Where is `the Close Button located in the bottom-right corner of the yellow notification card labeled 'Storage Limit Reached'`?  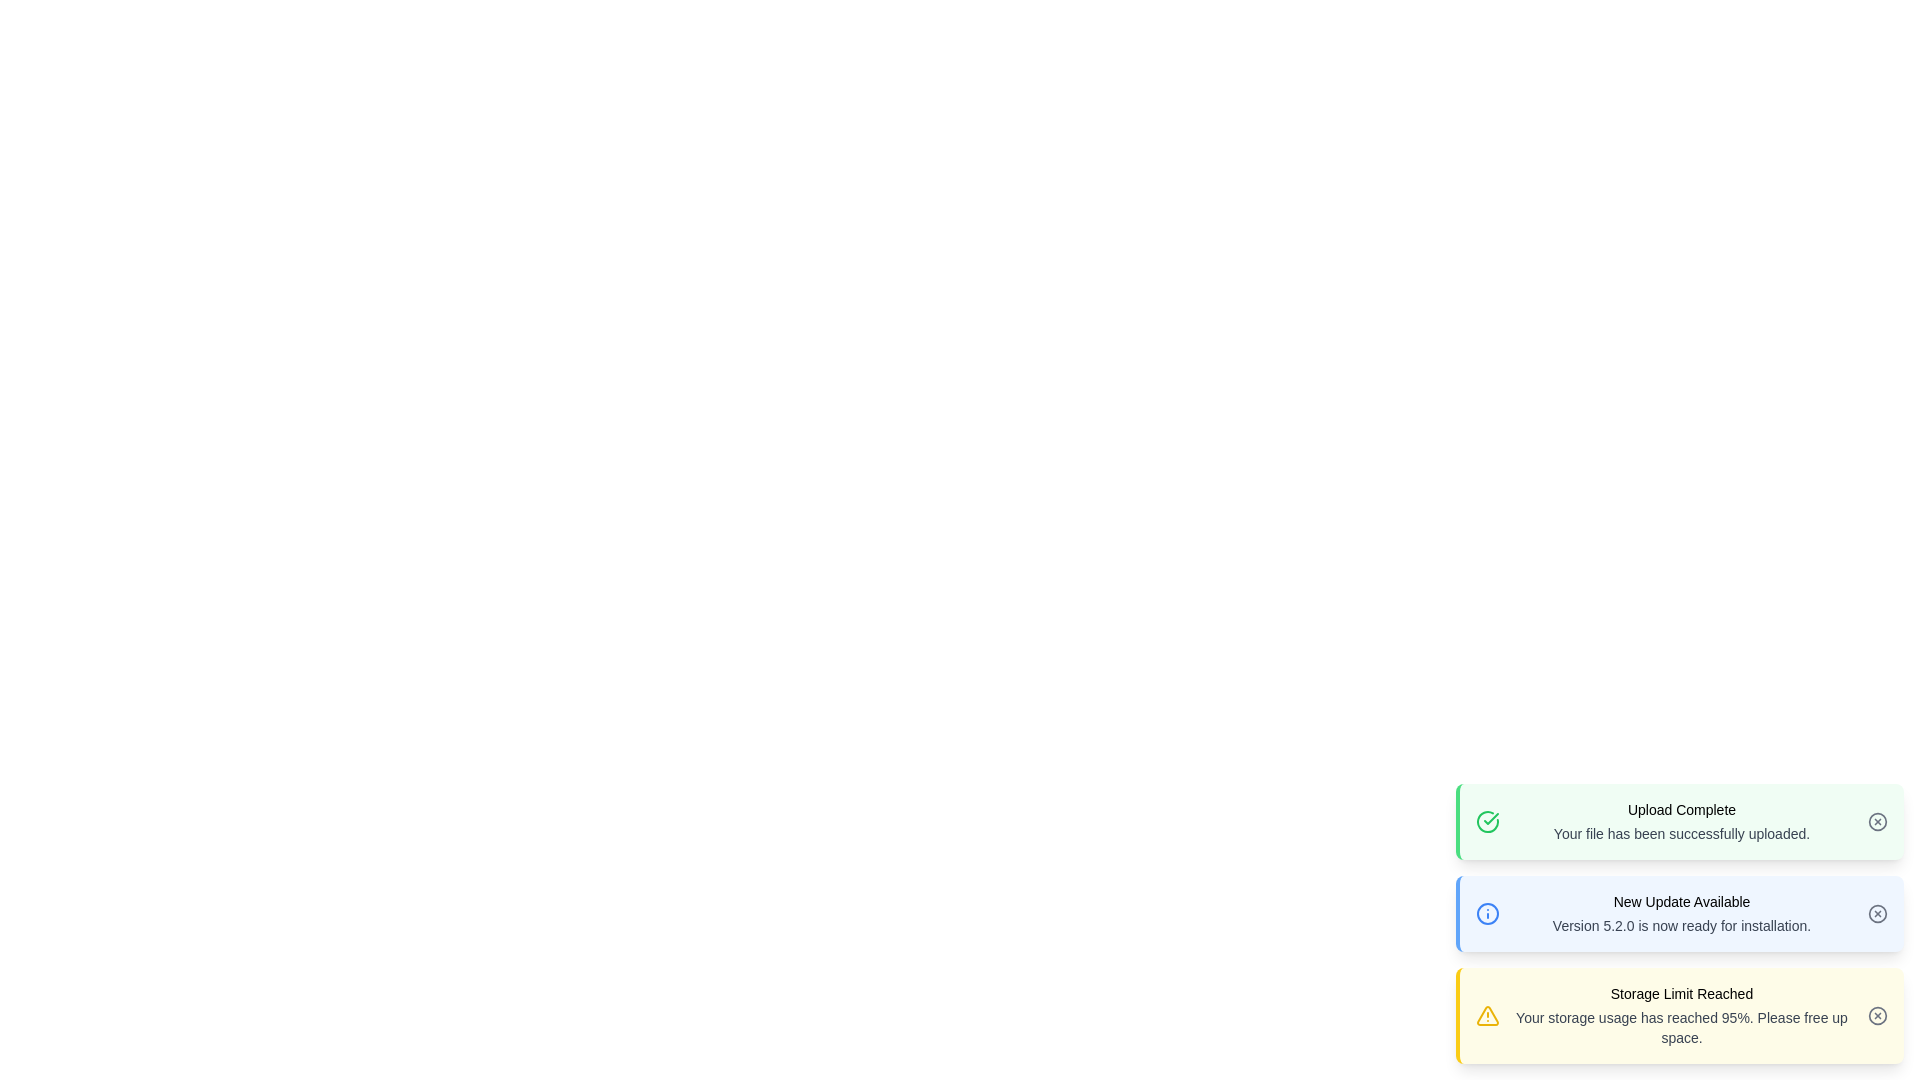
the Close Button located in the bottom-right corner of the yellow notification card labeled 'Storage Limit Reached' is located at coordinates (1876, 1015).